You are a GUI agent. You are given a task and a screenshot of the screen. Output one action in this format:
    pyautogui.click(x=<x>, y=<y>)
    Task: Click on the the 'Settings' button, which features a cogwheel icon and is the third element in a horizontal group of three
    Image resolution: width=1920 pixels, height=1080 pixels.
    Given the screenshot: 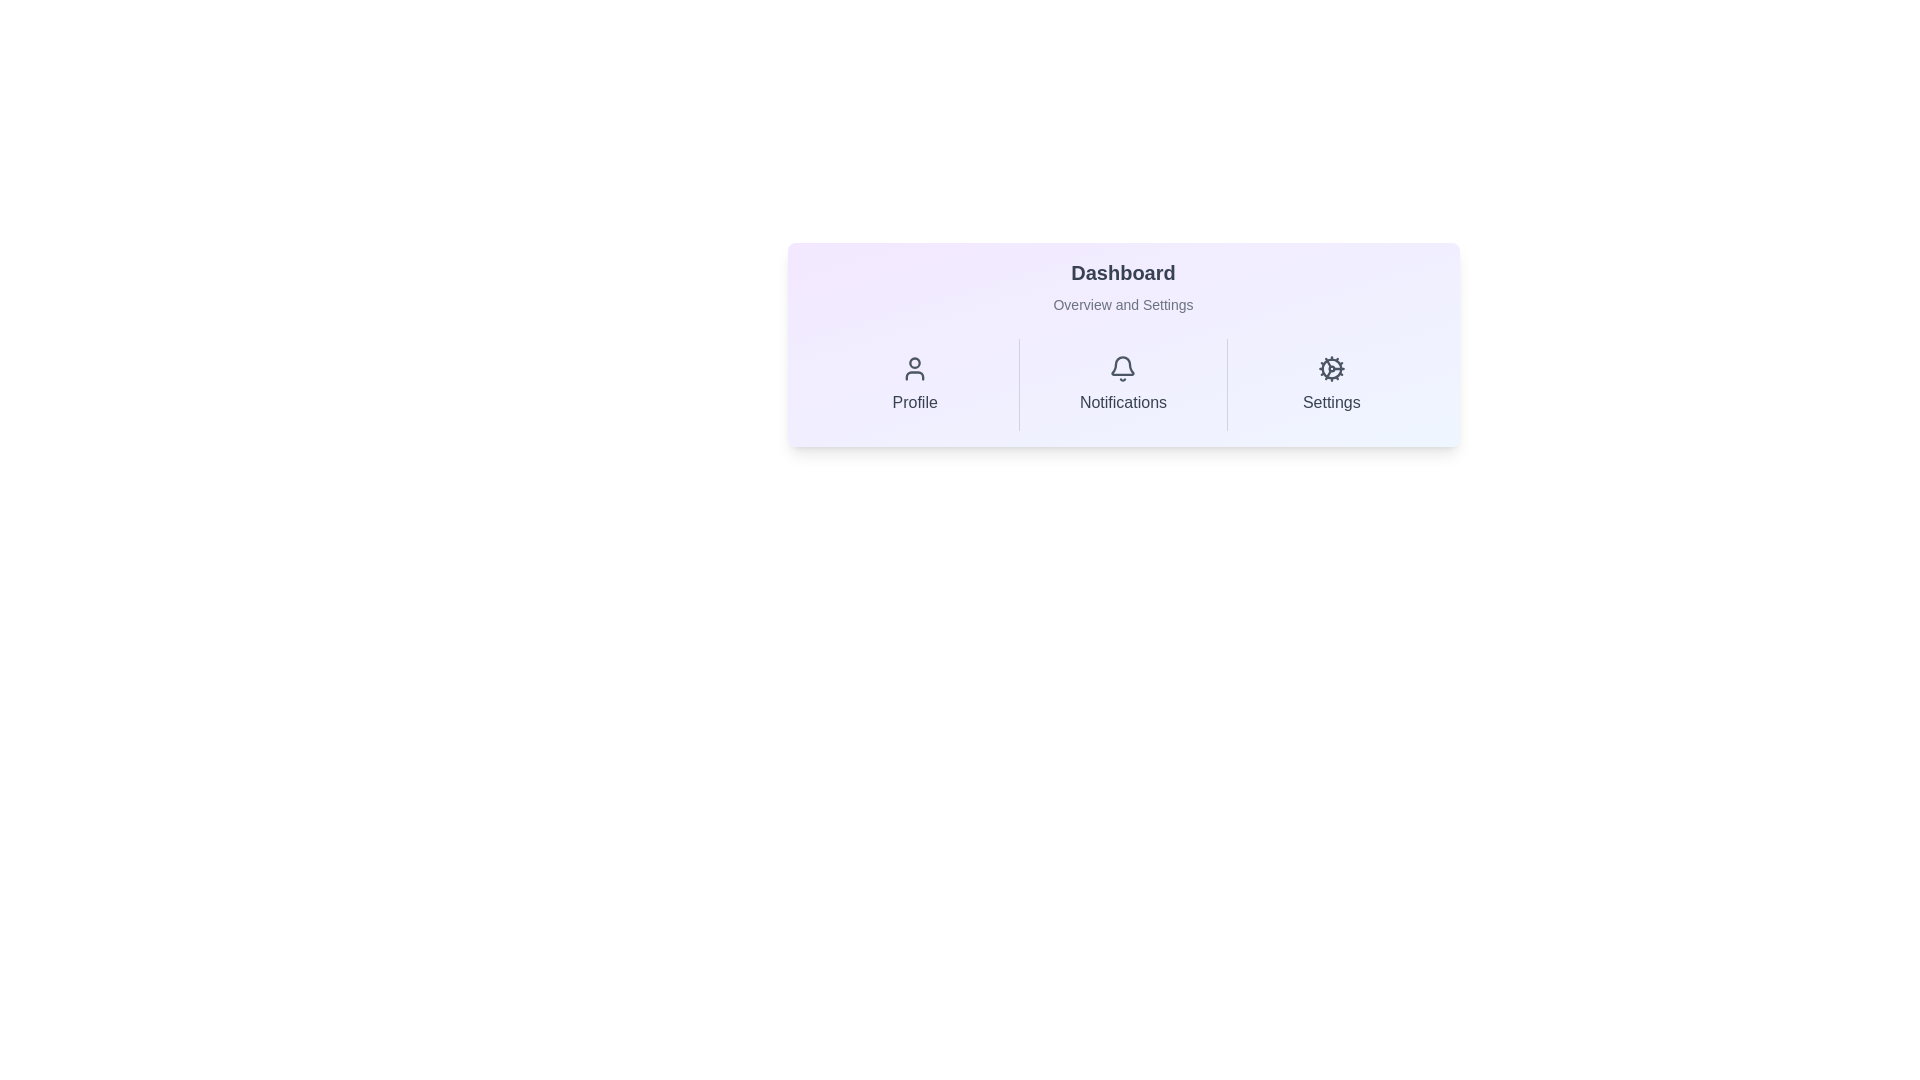 What is the action you would take?
    pyautogui.click(x=1330, y=385)
    